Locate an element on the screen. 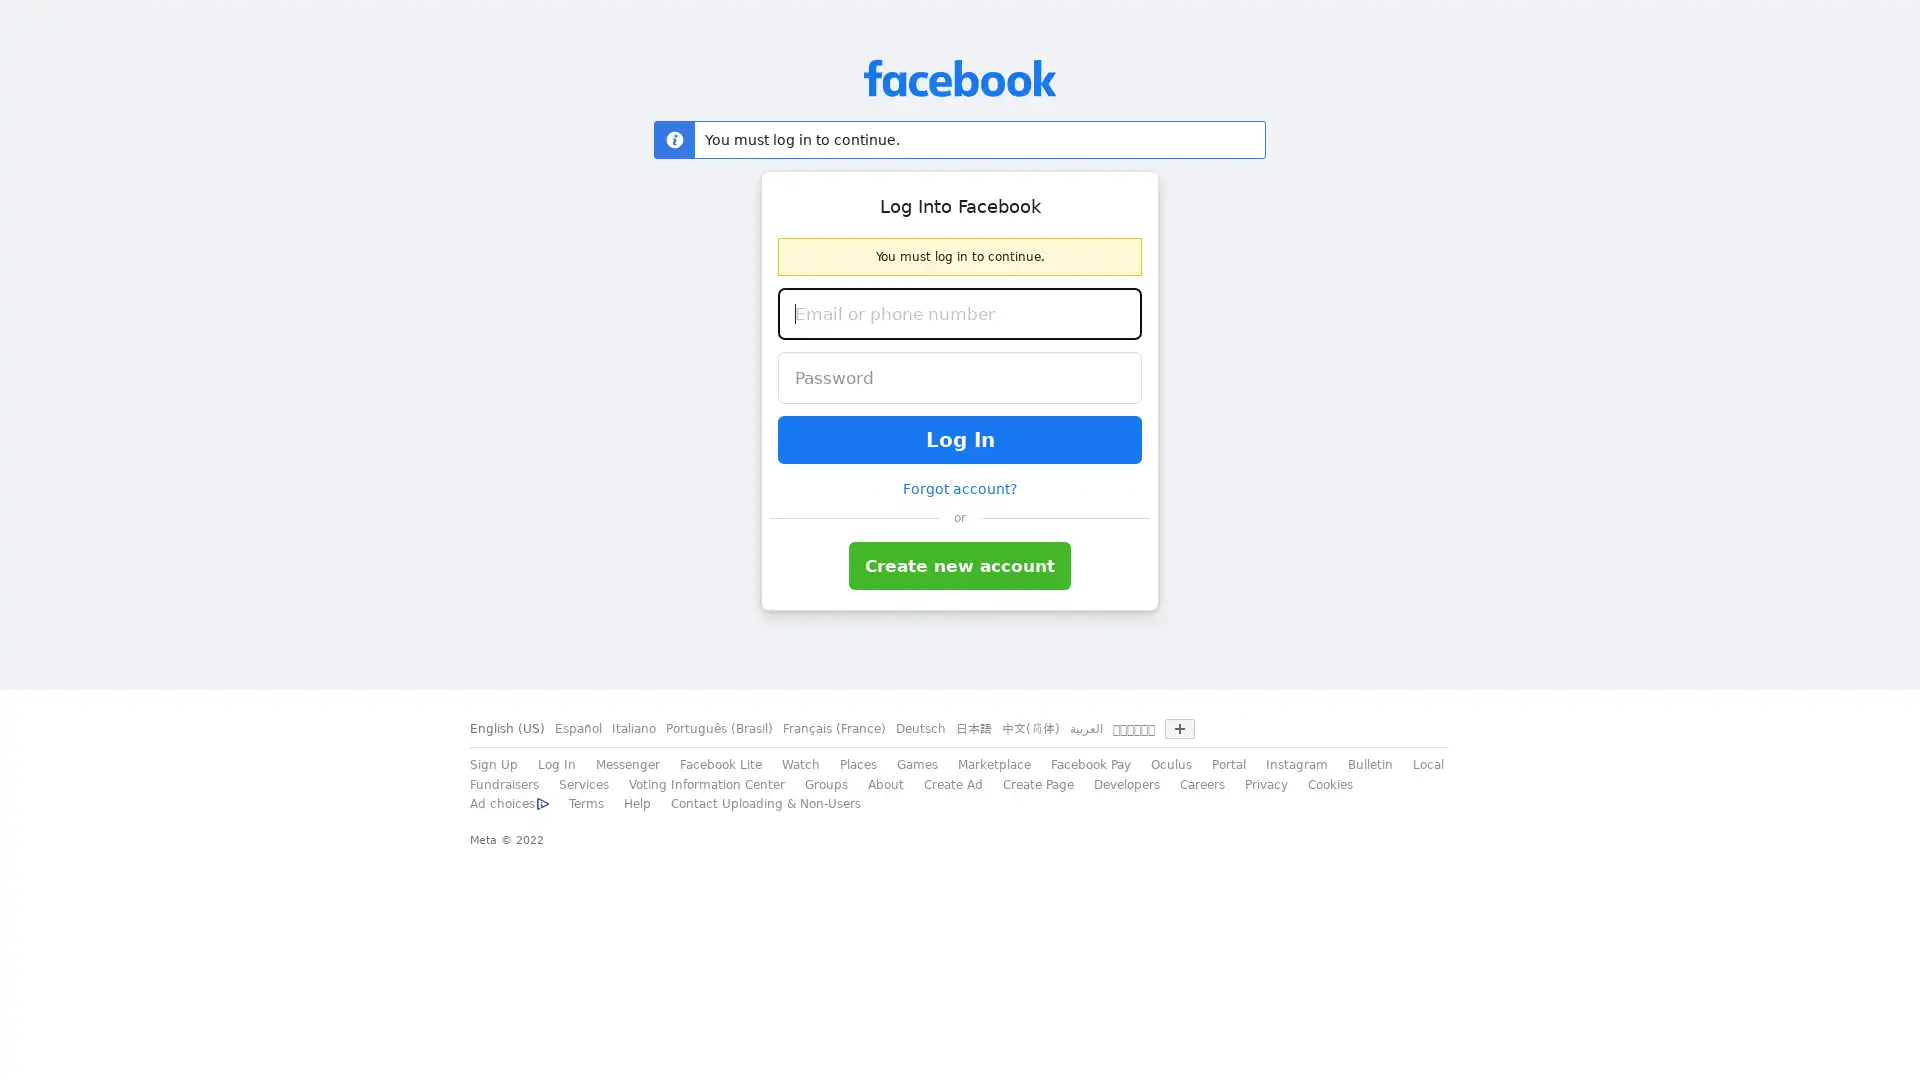  Create new account is located at coordinates (960, 566).